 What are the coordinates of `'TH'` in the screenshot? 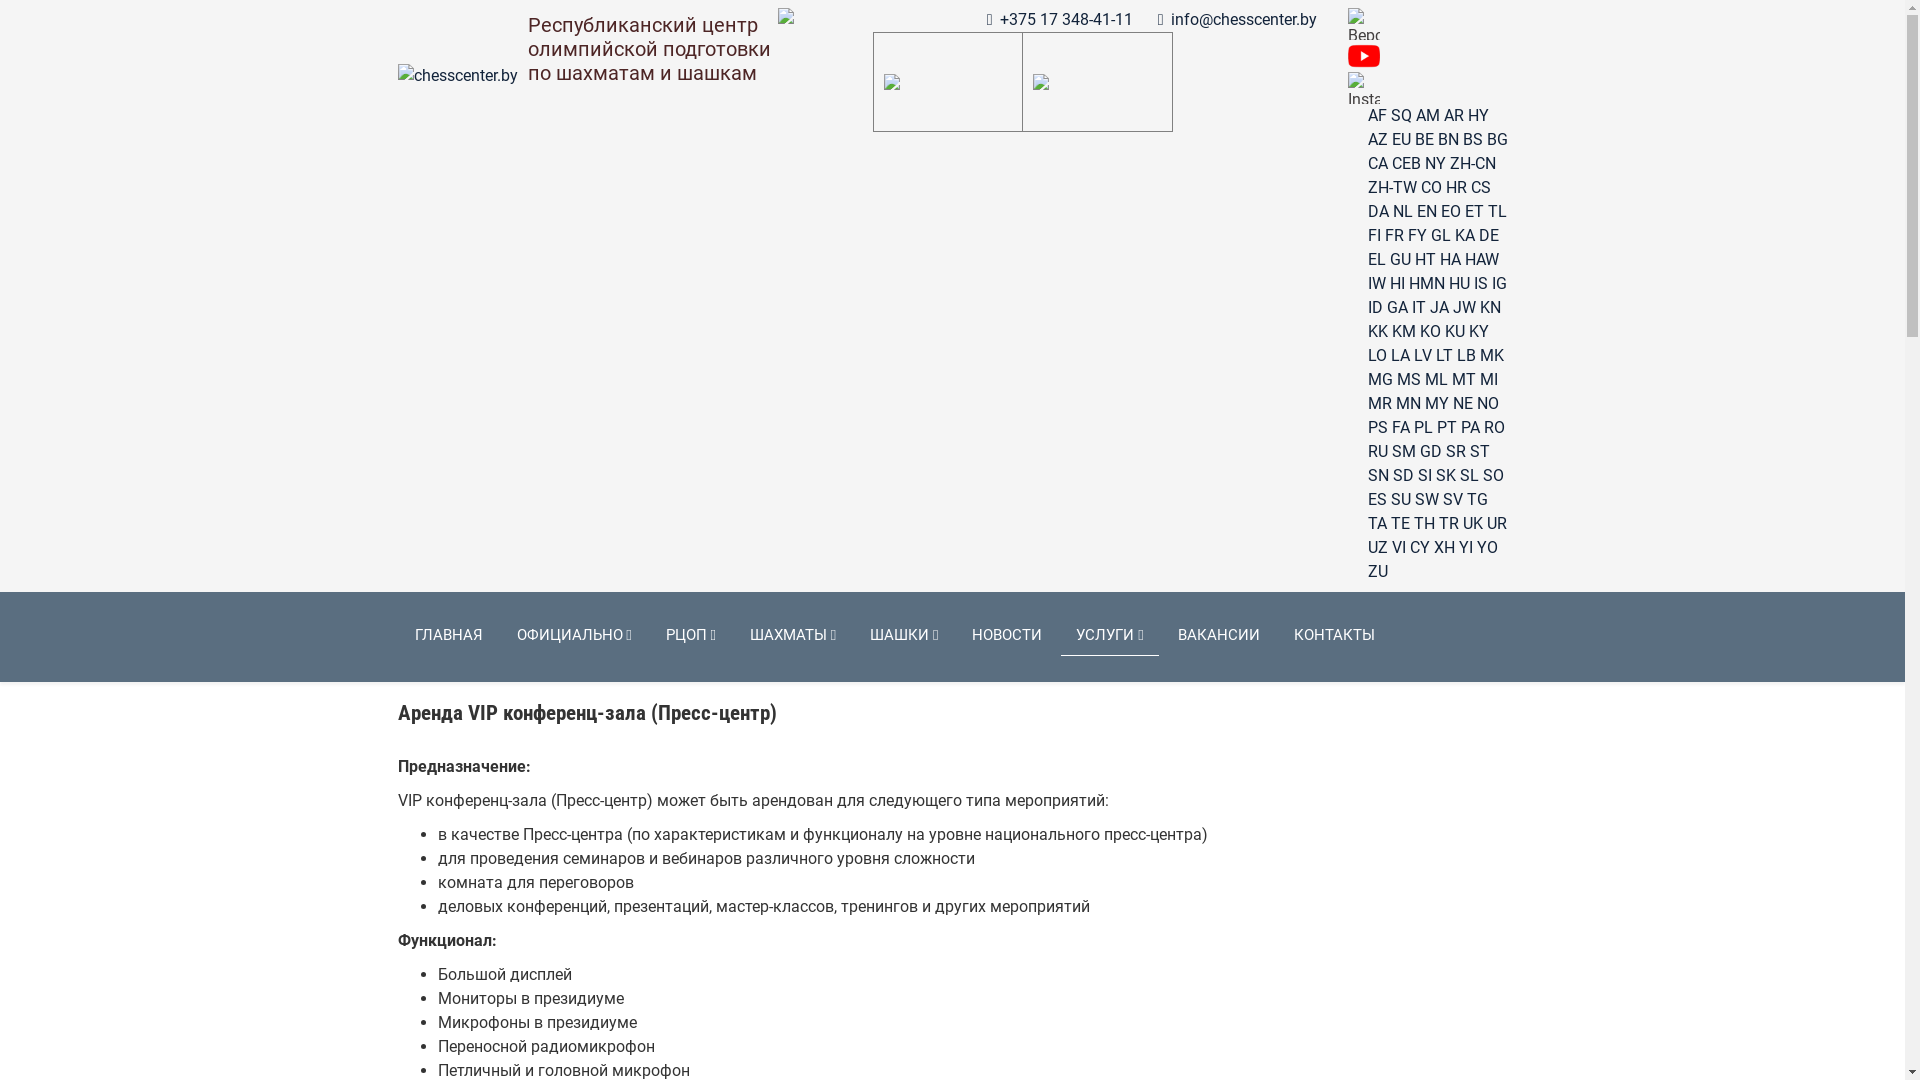 It's located at (1413, 522).